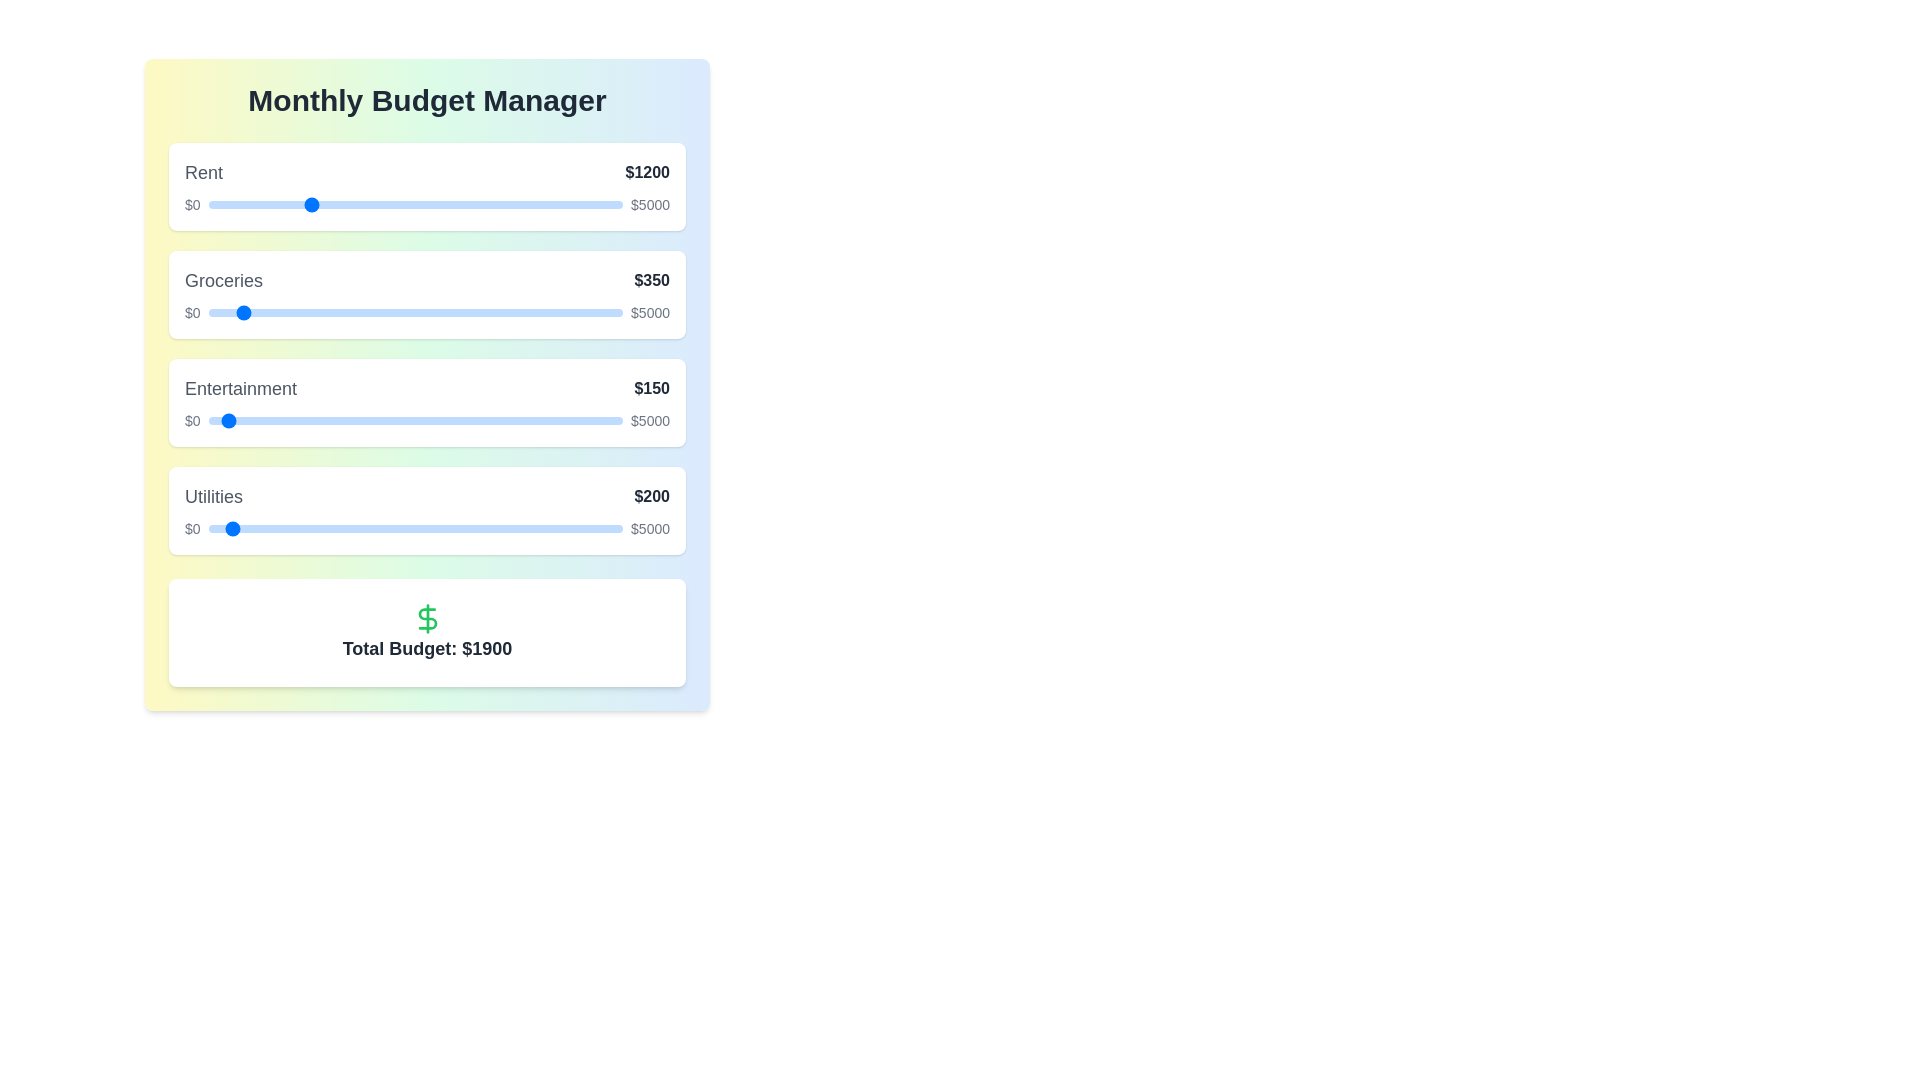  Describe the element at coordinates (426, 204) in the screenshot. I see `the range input slider track located in the 'Rent $1200' section to move the handle and select a value within the range of $0 to $5000` at that location.